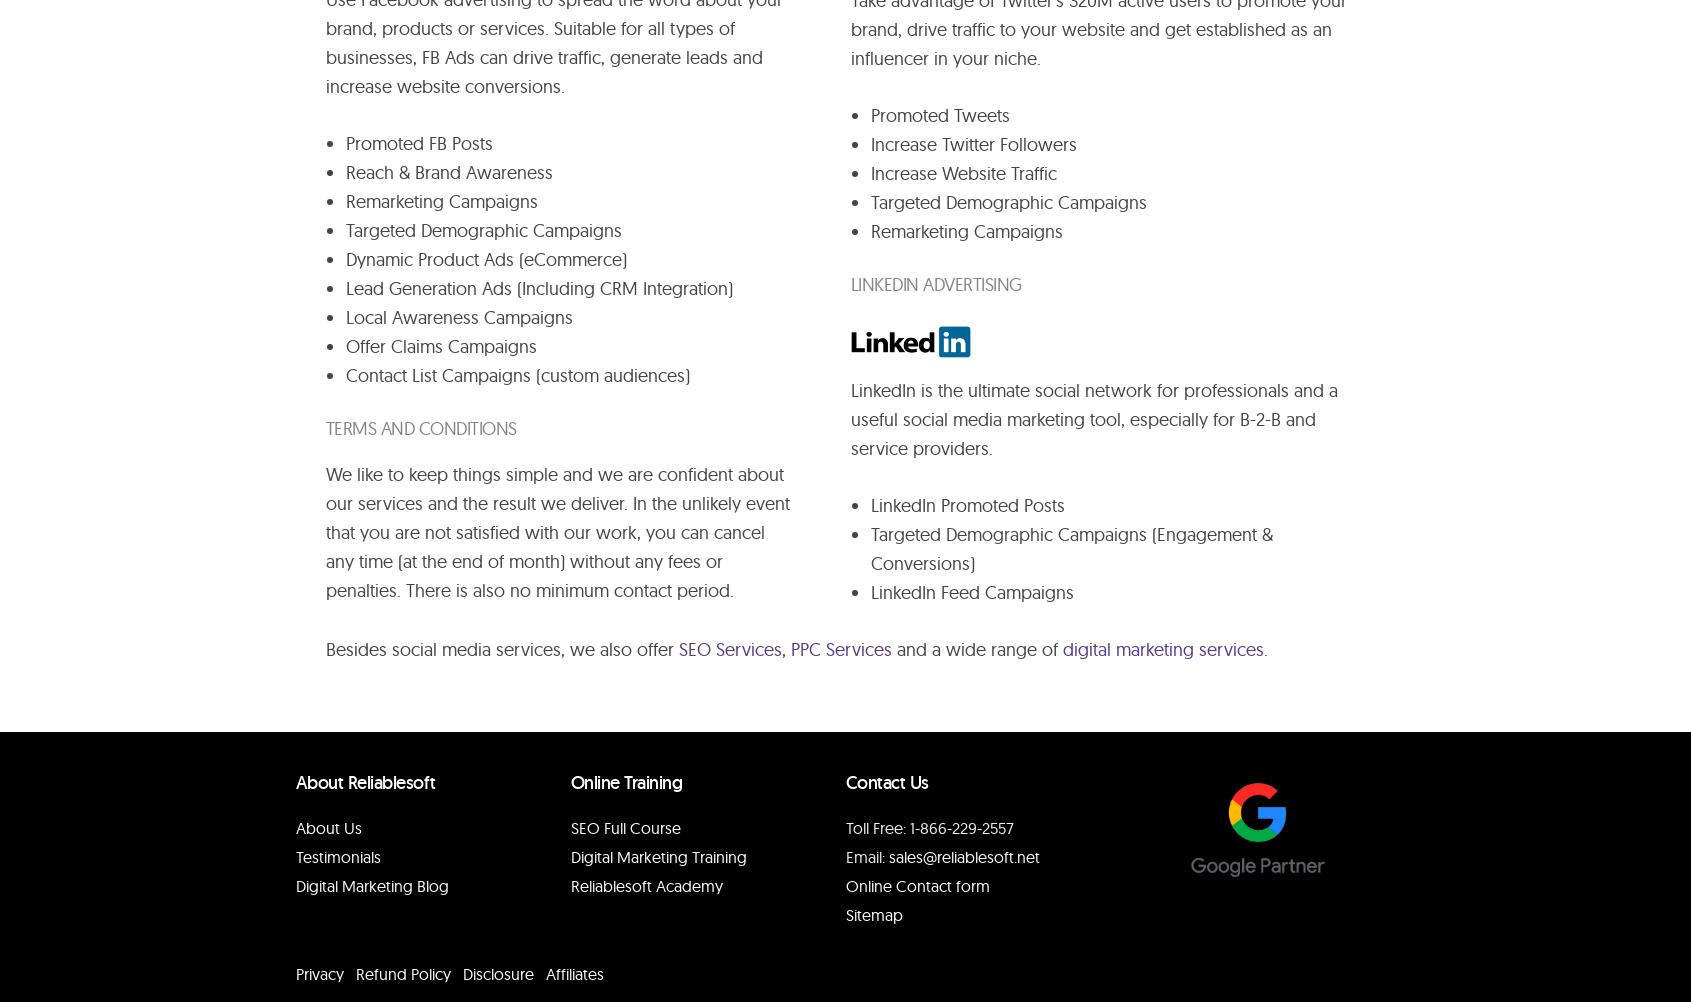 The image size is (1691, 1002). Describe the element at coordinates (938, 113) in the screenshot. I see `'Promoted Tweets'` at that location.